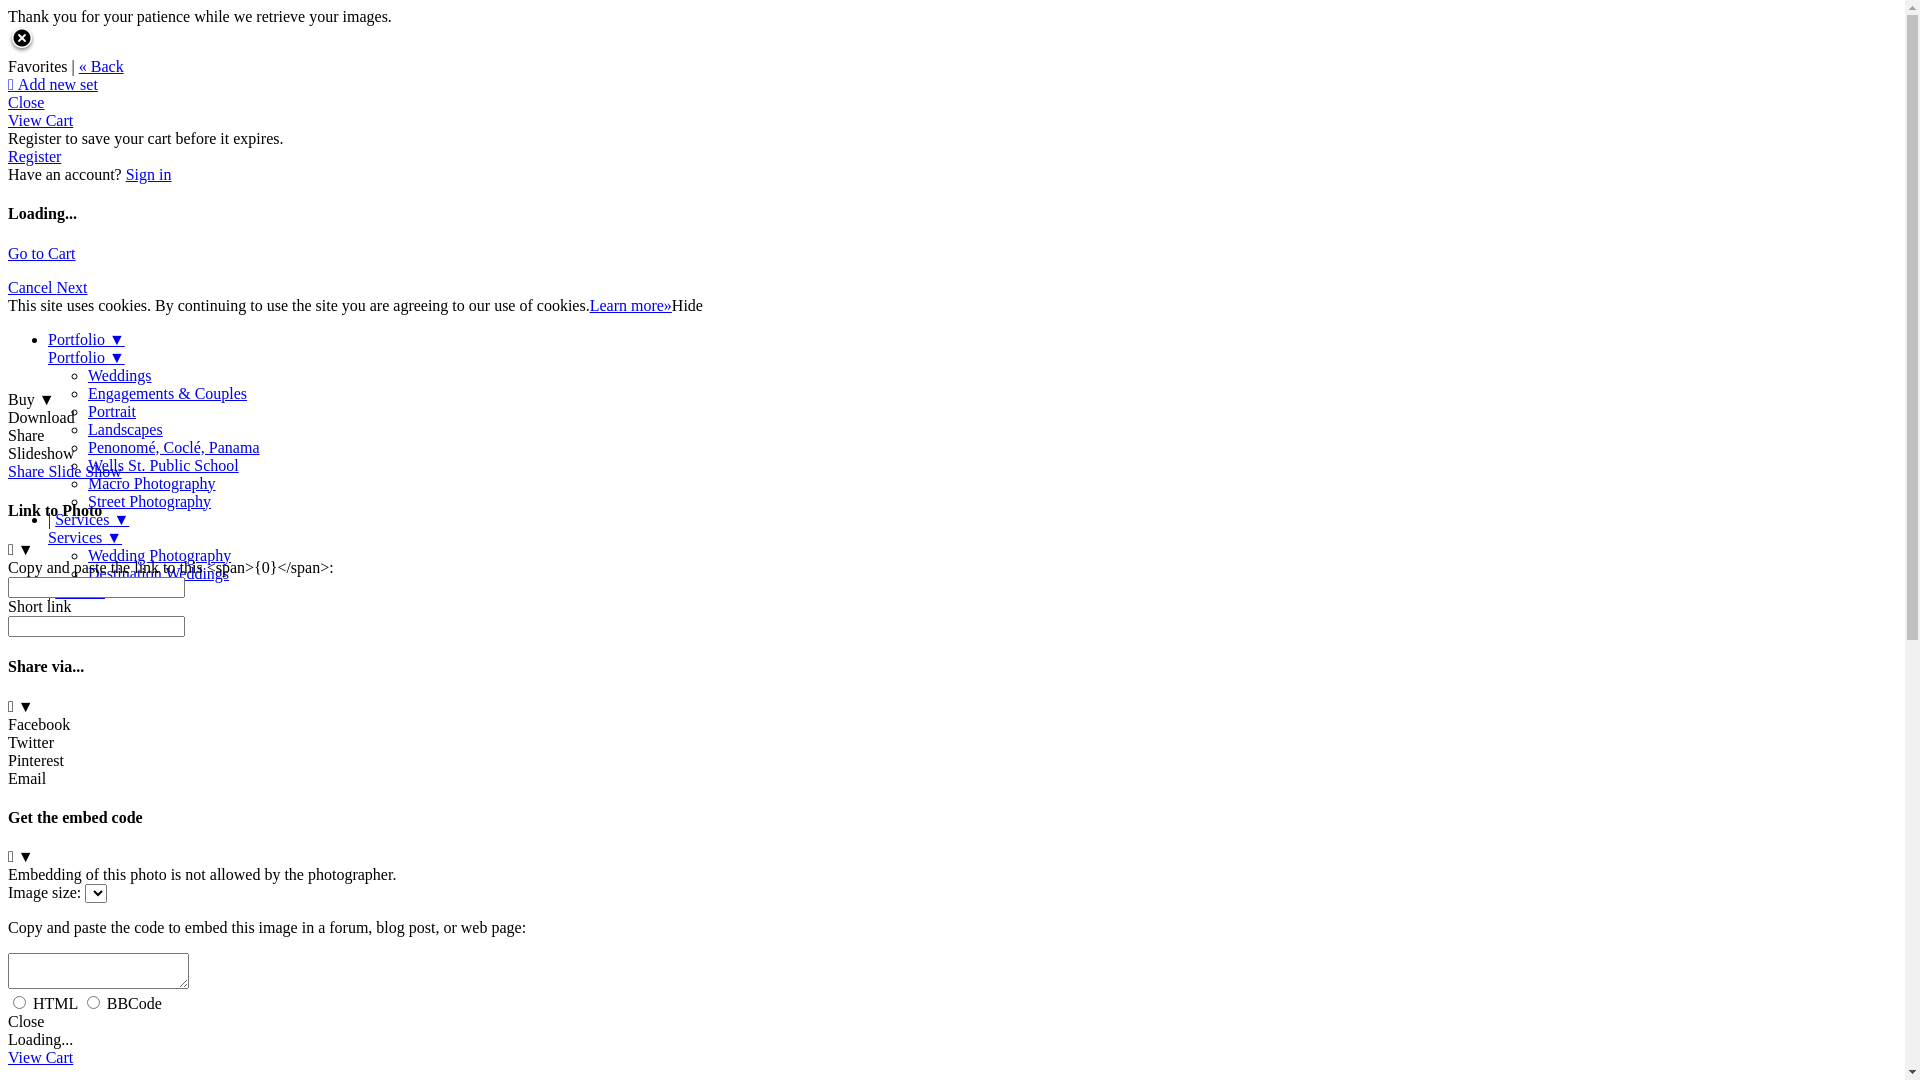  Describe the element at coordinates (158, 555) in the screenshot. I see `'Wedding Photography'` at that location.